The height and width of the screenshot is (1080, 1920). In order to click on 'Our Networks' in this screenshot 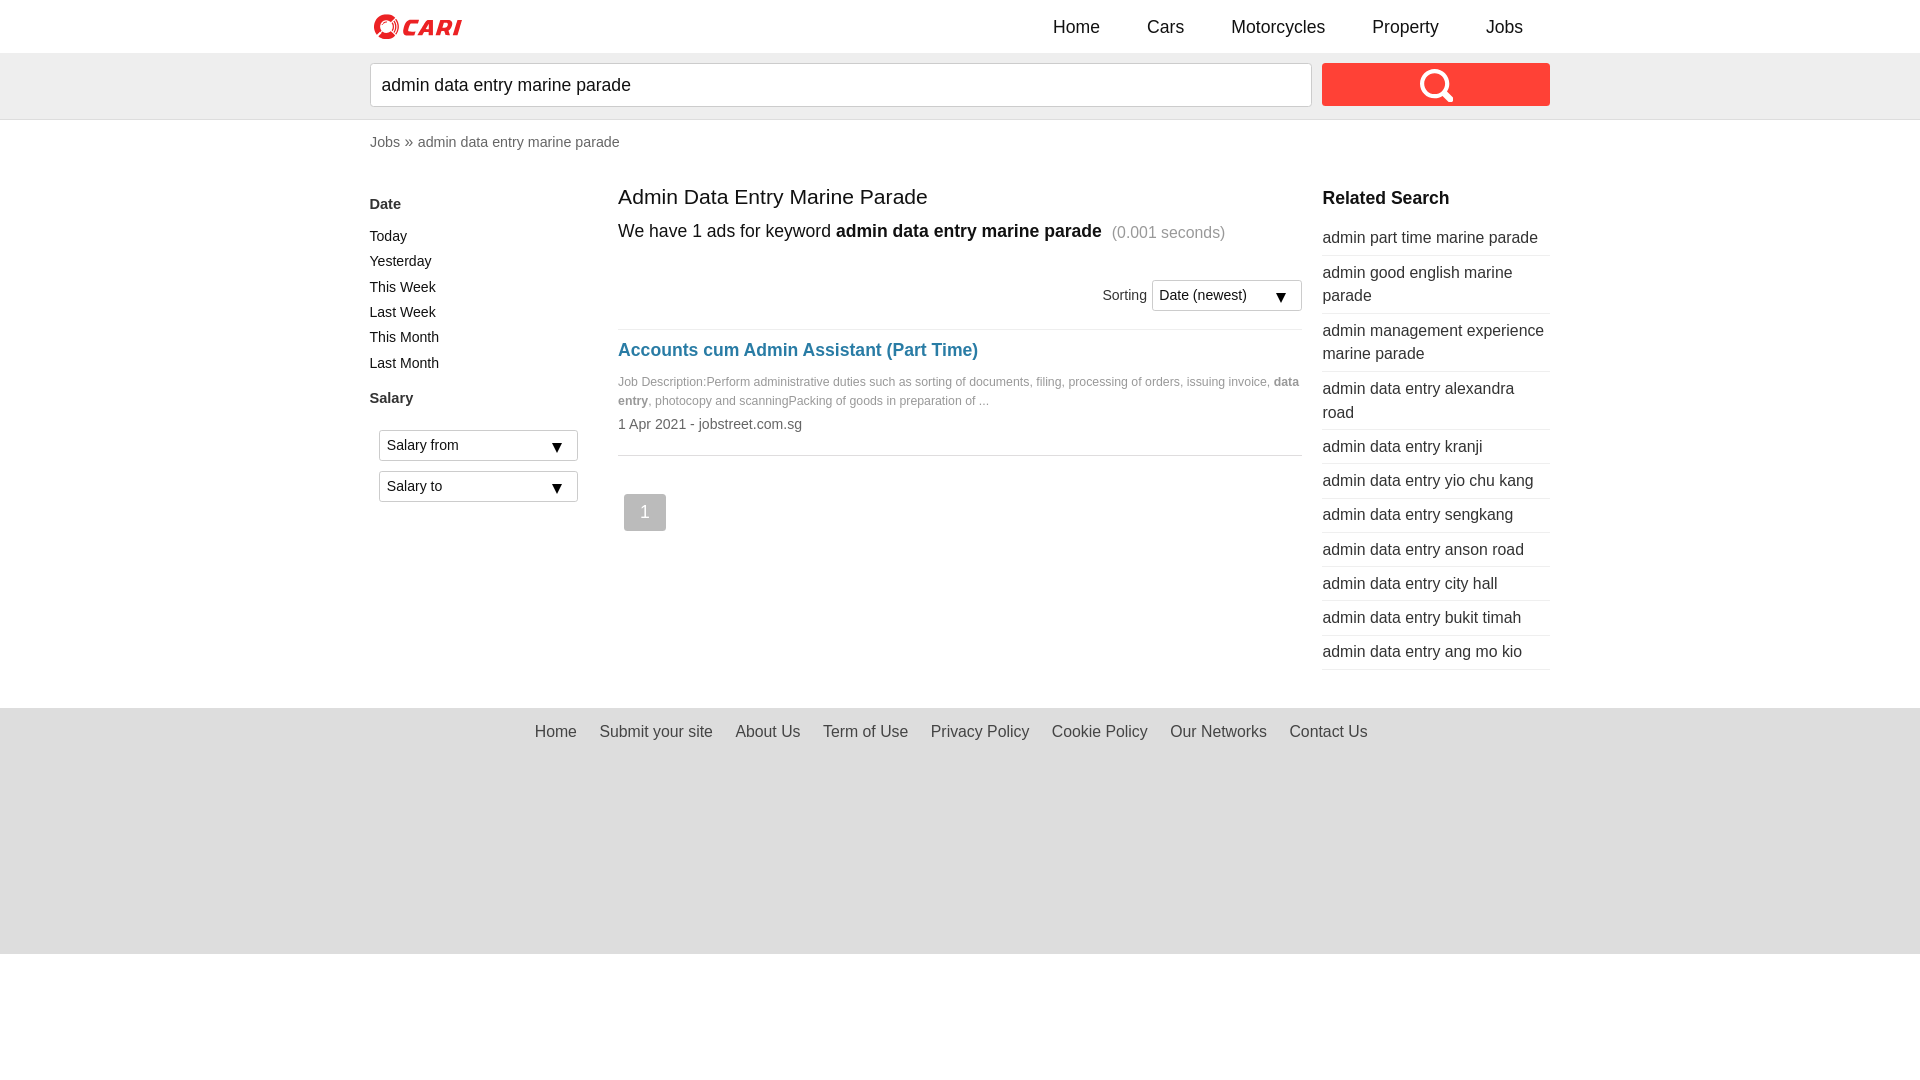, I will do `click(1217, 731)`.